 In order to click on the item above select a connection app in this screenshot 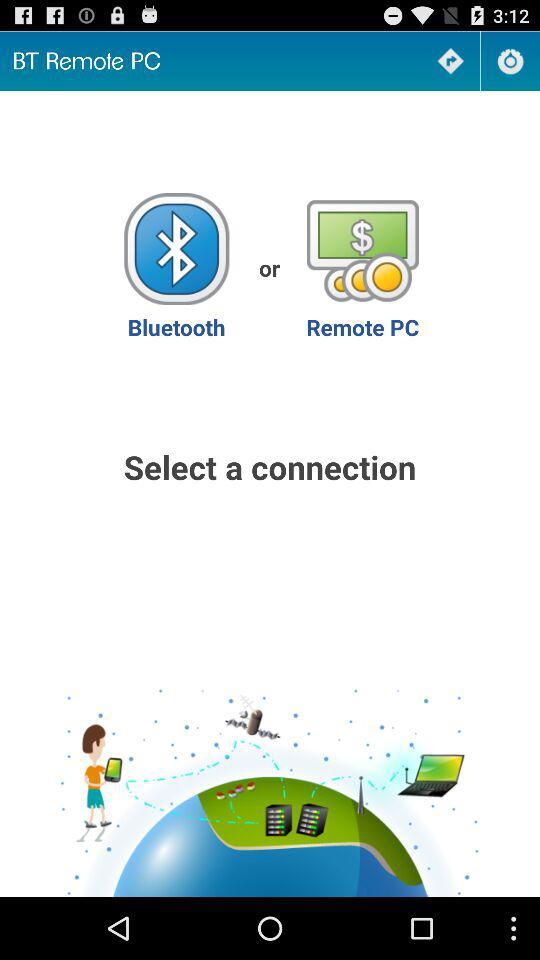, I will do `click(176, 266)`.